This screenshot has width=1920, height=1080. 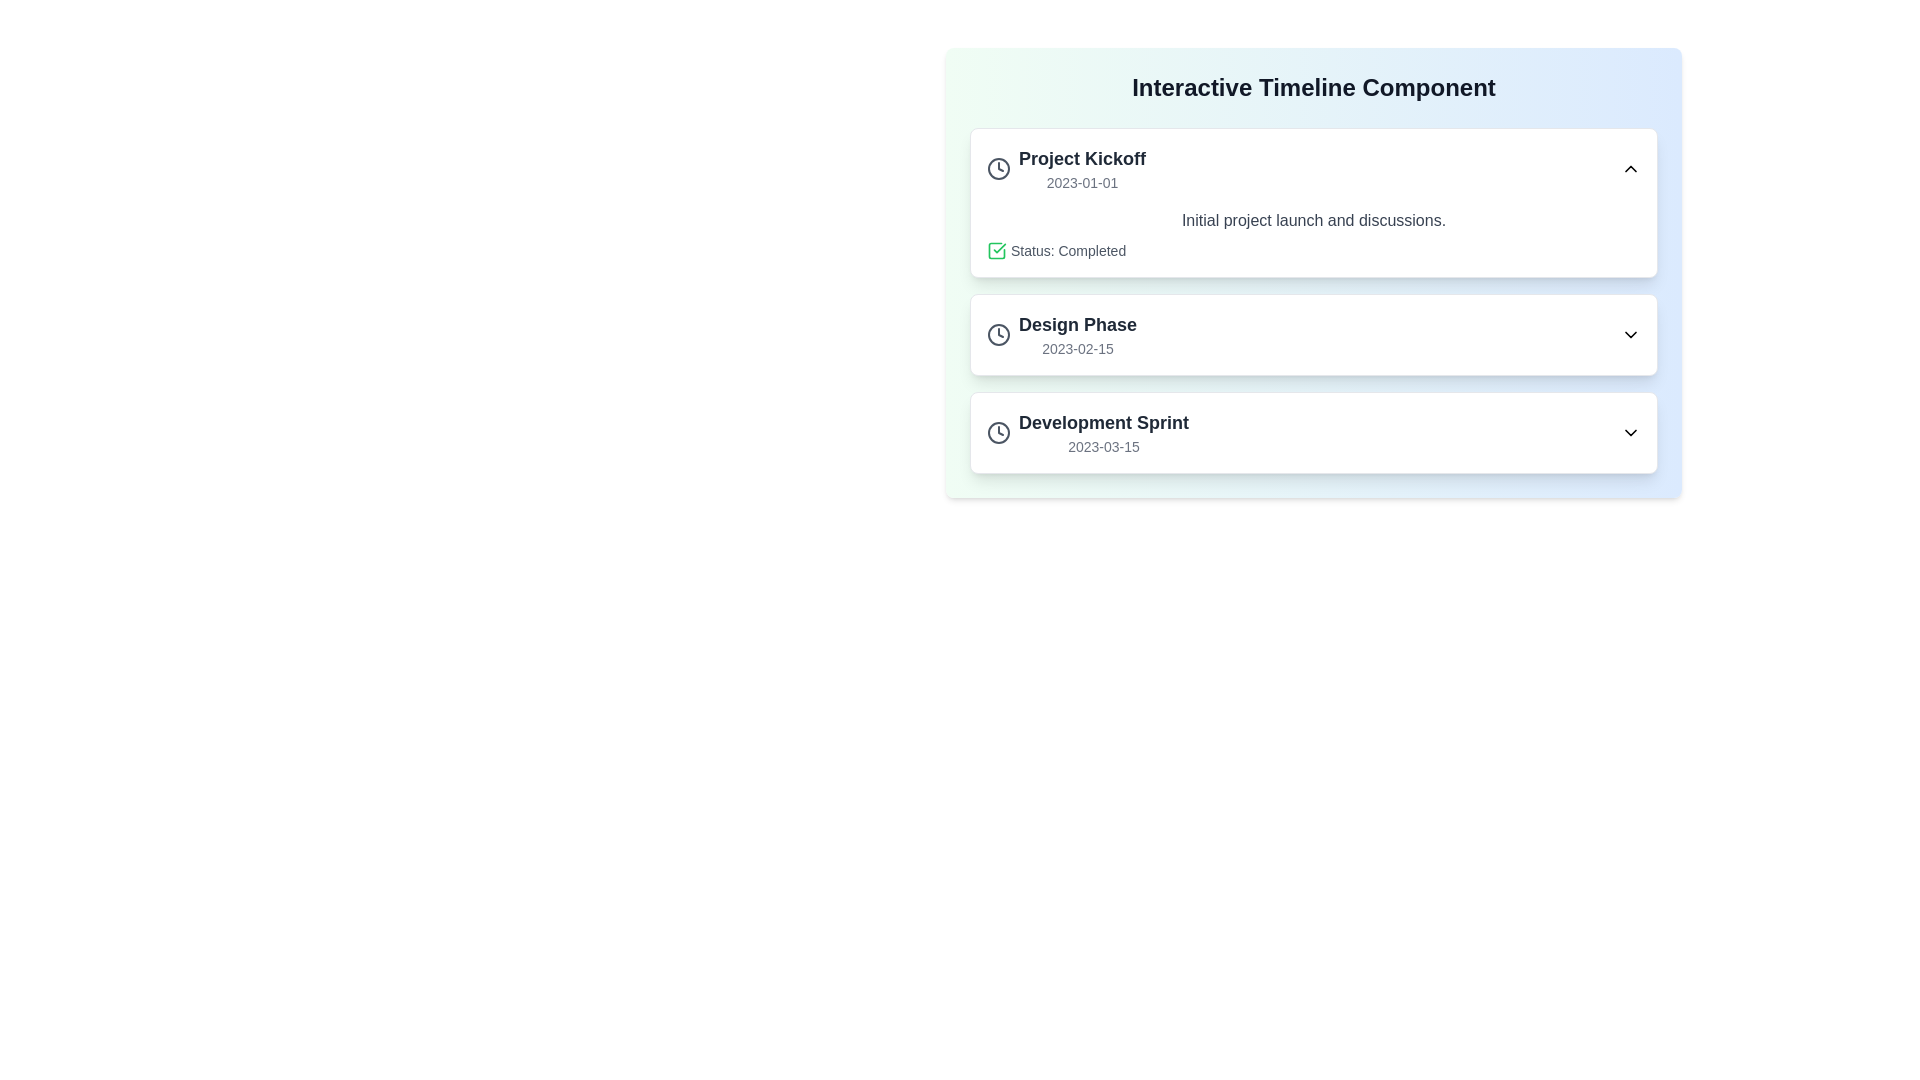 I want to click on the icon that indicates the task or milestone is marked as completed, located to the left of the text 'Status: Completed' in the timeline component, so click(x=997, y=249).